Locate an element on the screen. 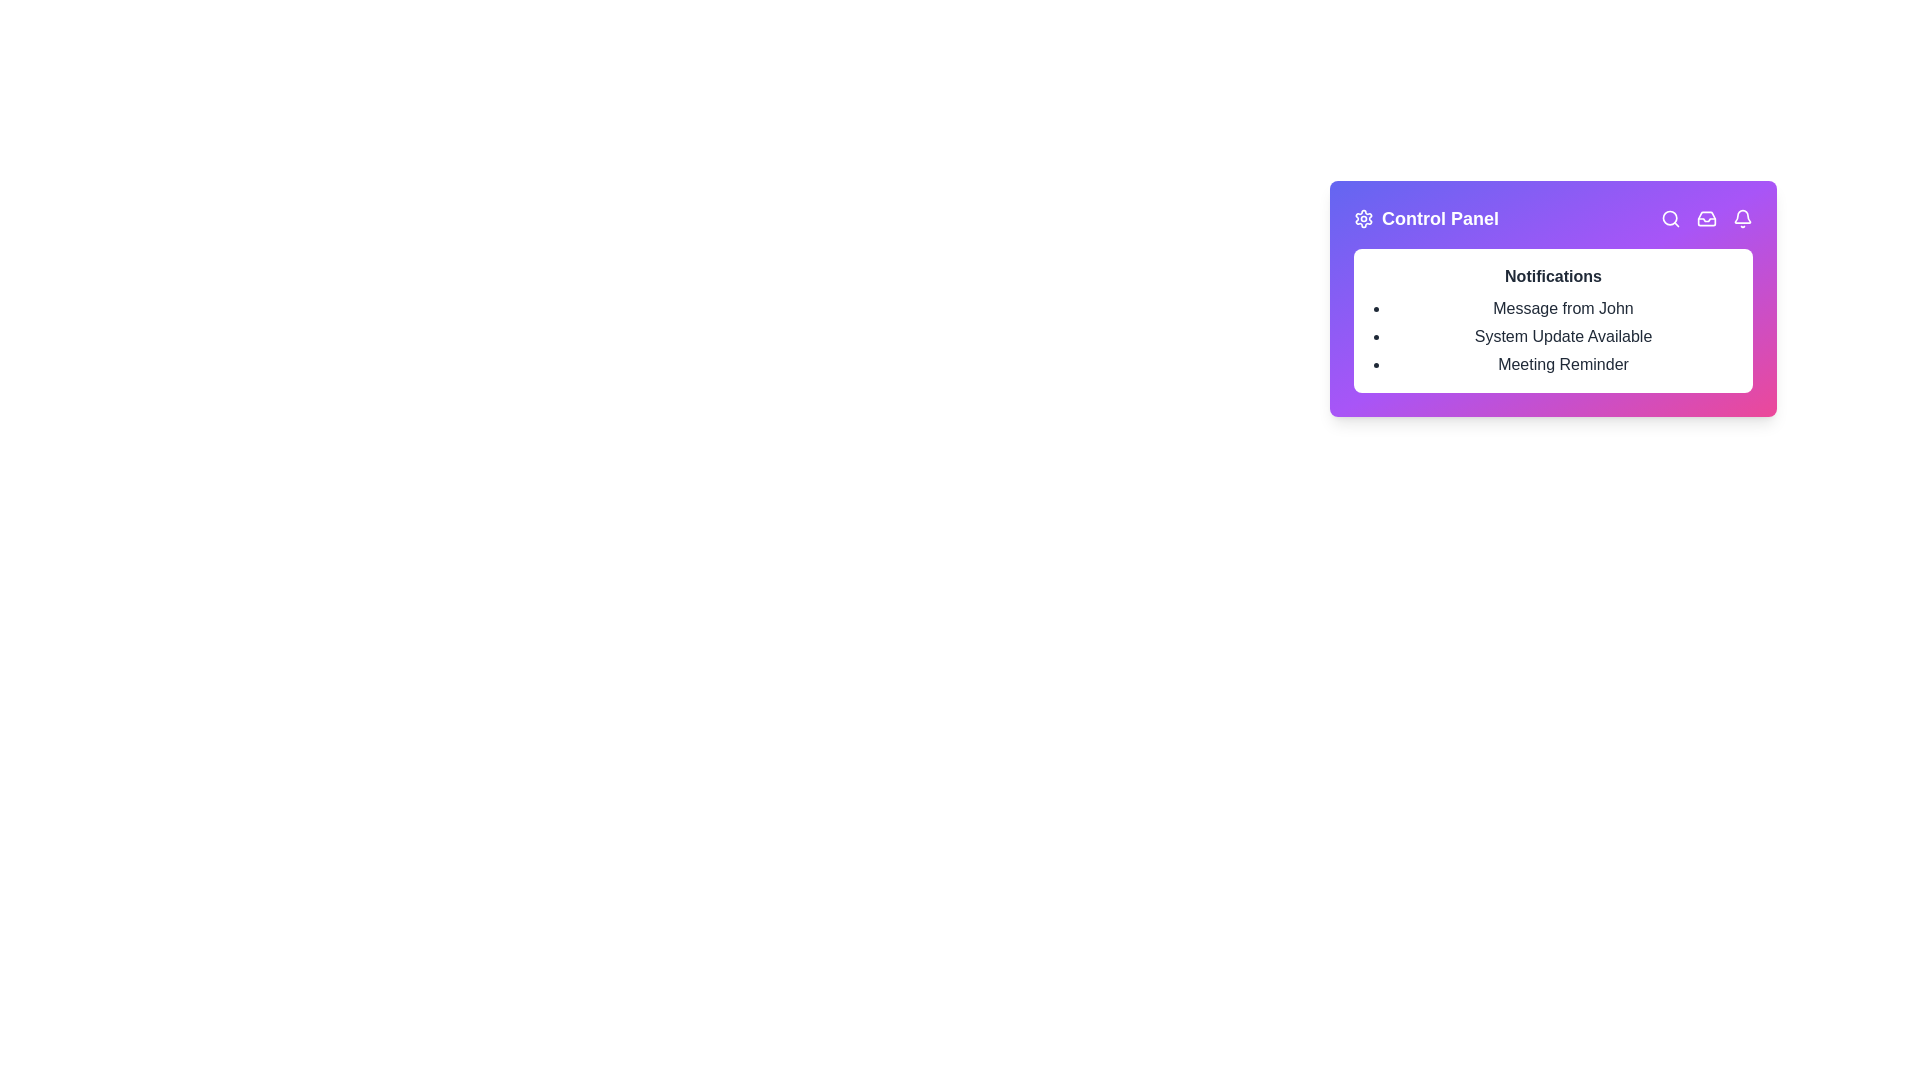 The width and height of the screenshot is (1920, 1080). the search icon in the top-right corner of the component is located at coordinates (1670, 219).